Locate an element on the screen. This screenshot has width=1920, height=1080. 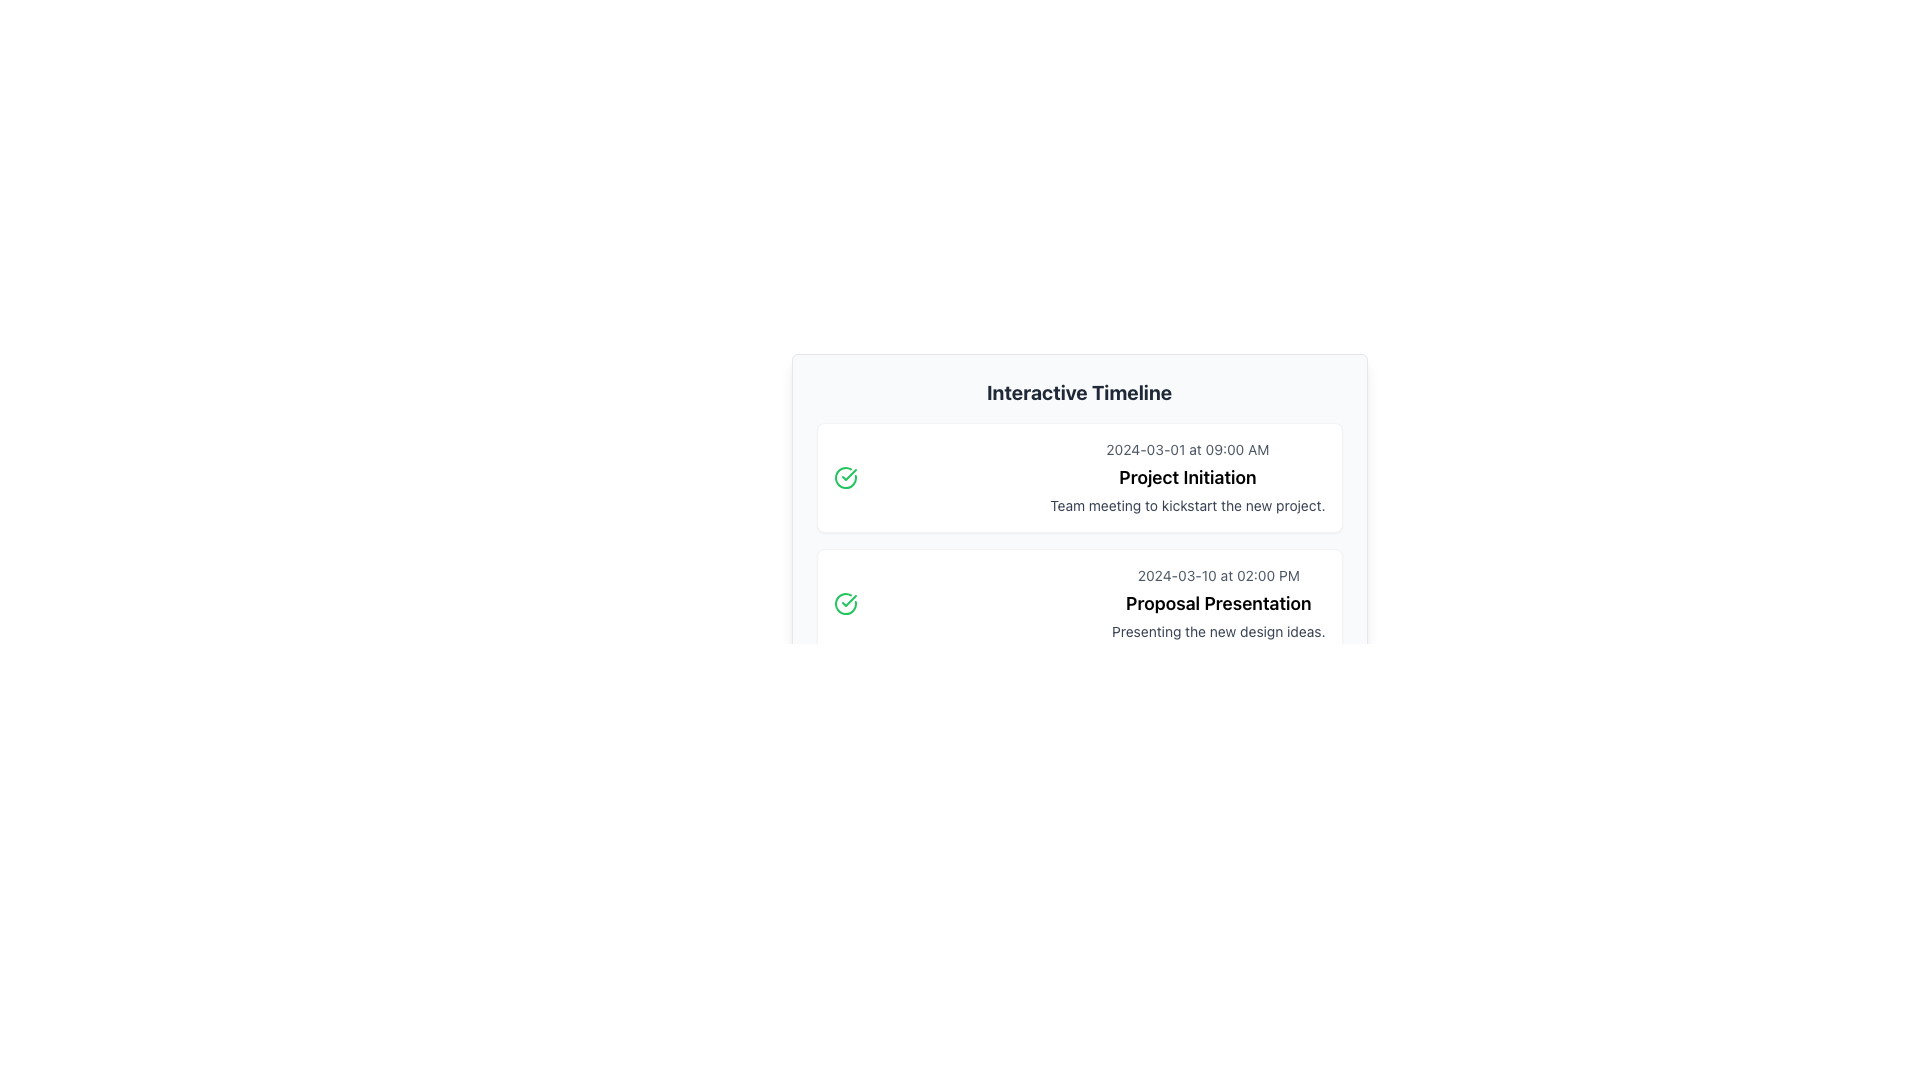
the first identifiable icon in the 'Project Initiation' timeline card that indicates the milestone is marked as completed or confirmed is located at coordinates (845, 478).